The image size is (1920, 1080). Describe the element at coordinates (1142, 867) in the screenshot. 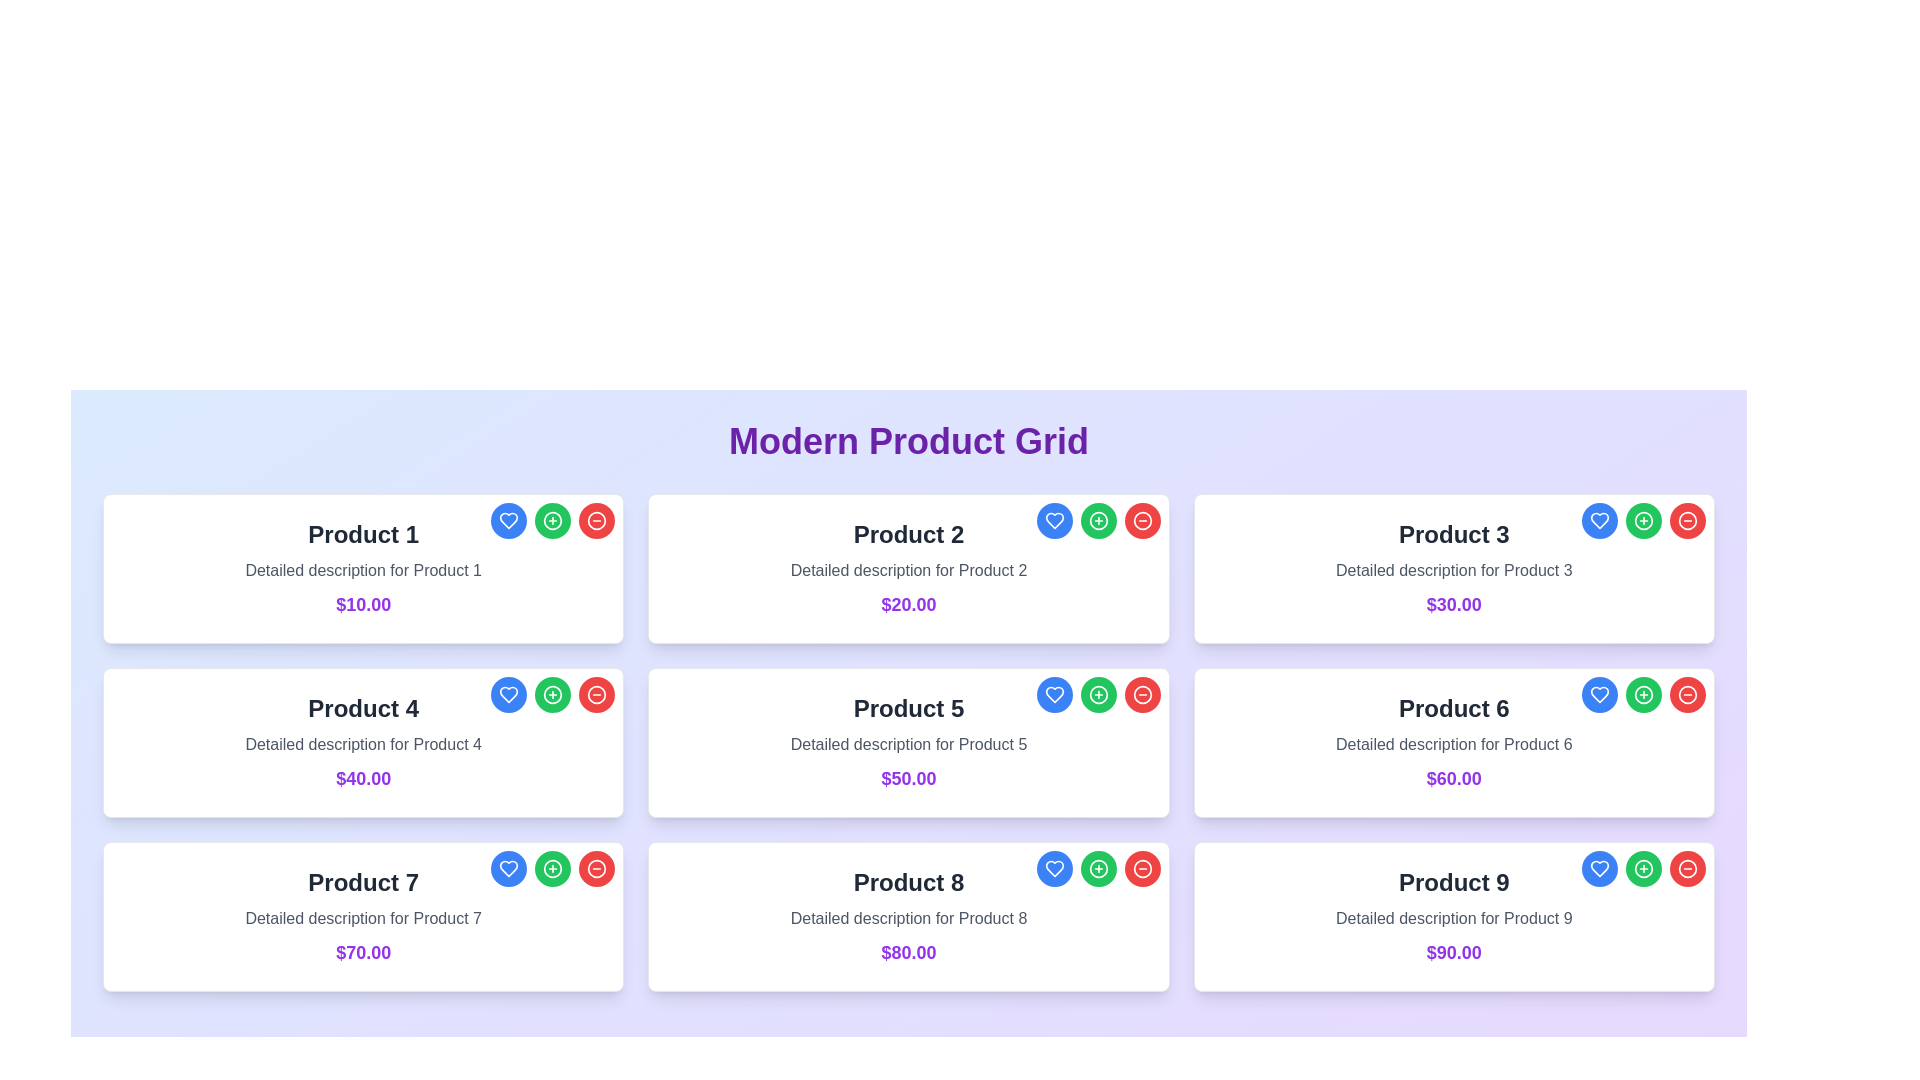

I see `the circular remove icon located within the red button on the right side of the 'Product 8' card in the third row of the grid` at that location.